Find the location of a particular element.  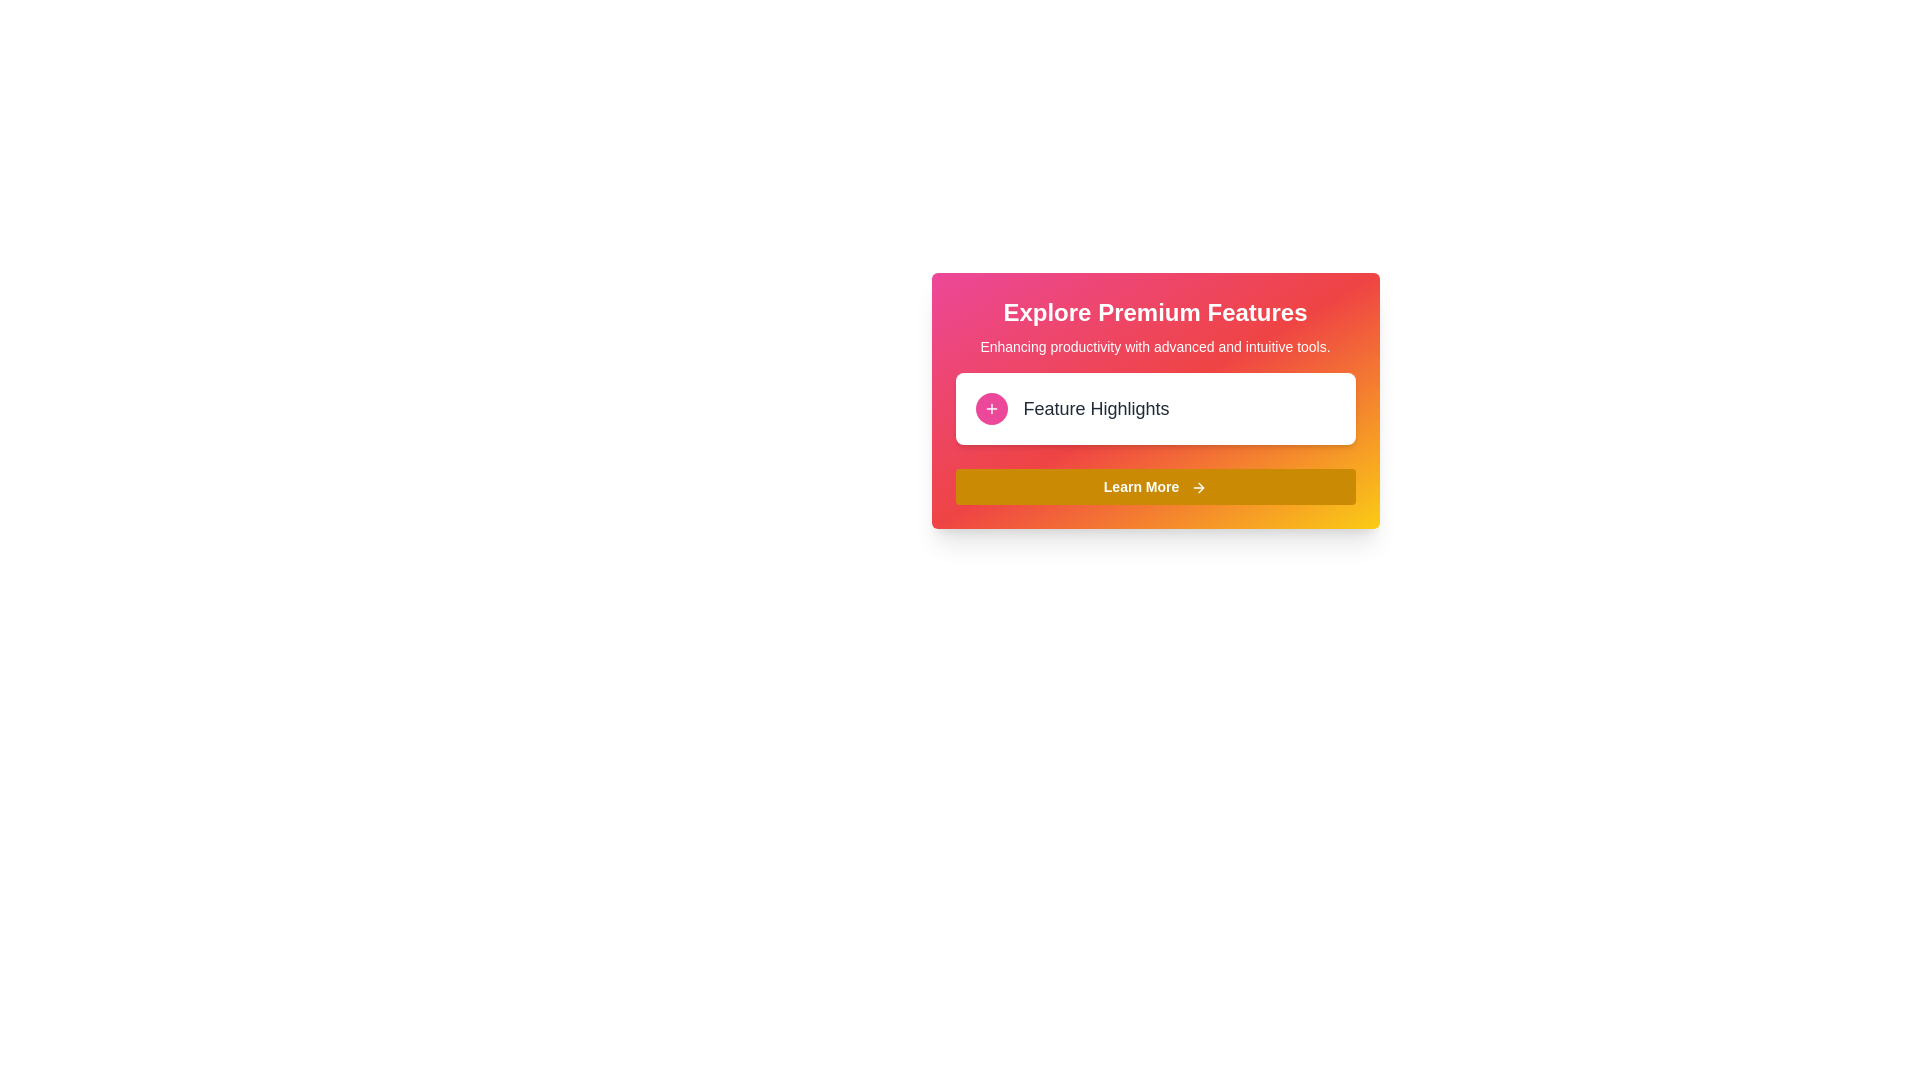

the 'Feature Highlights' text label which is styled with a medium font weight and large size, located directly to the right of a pink circular button with a white plus sign is located at coordinates (1095, 407).